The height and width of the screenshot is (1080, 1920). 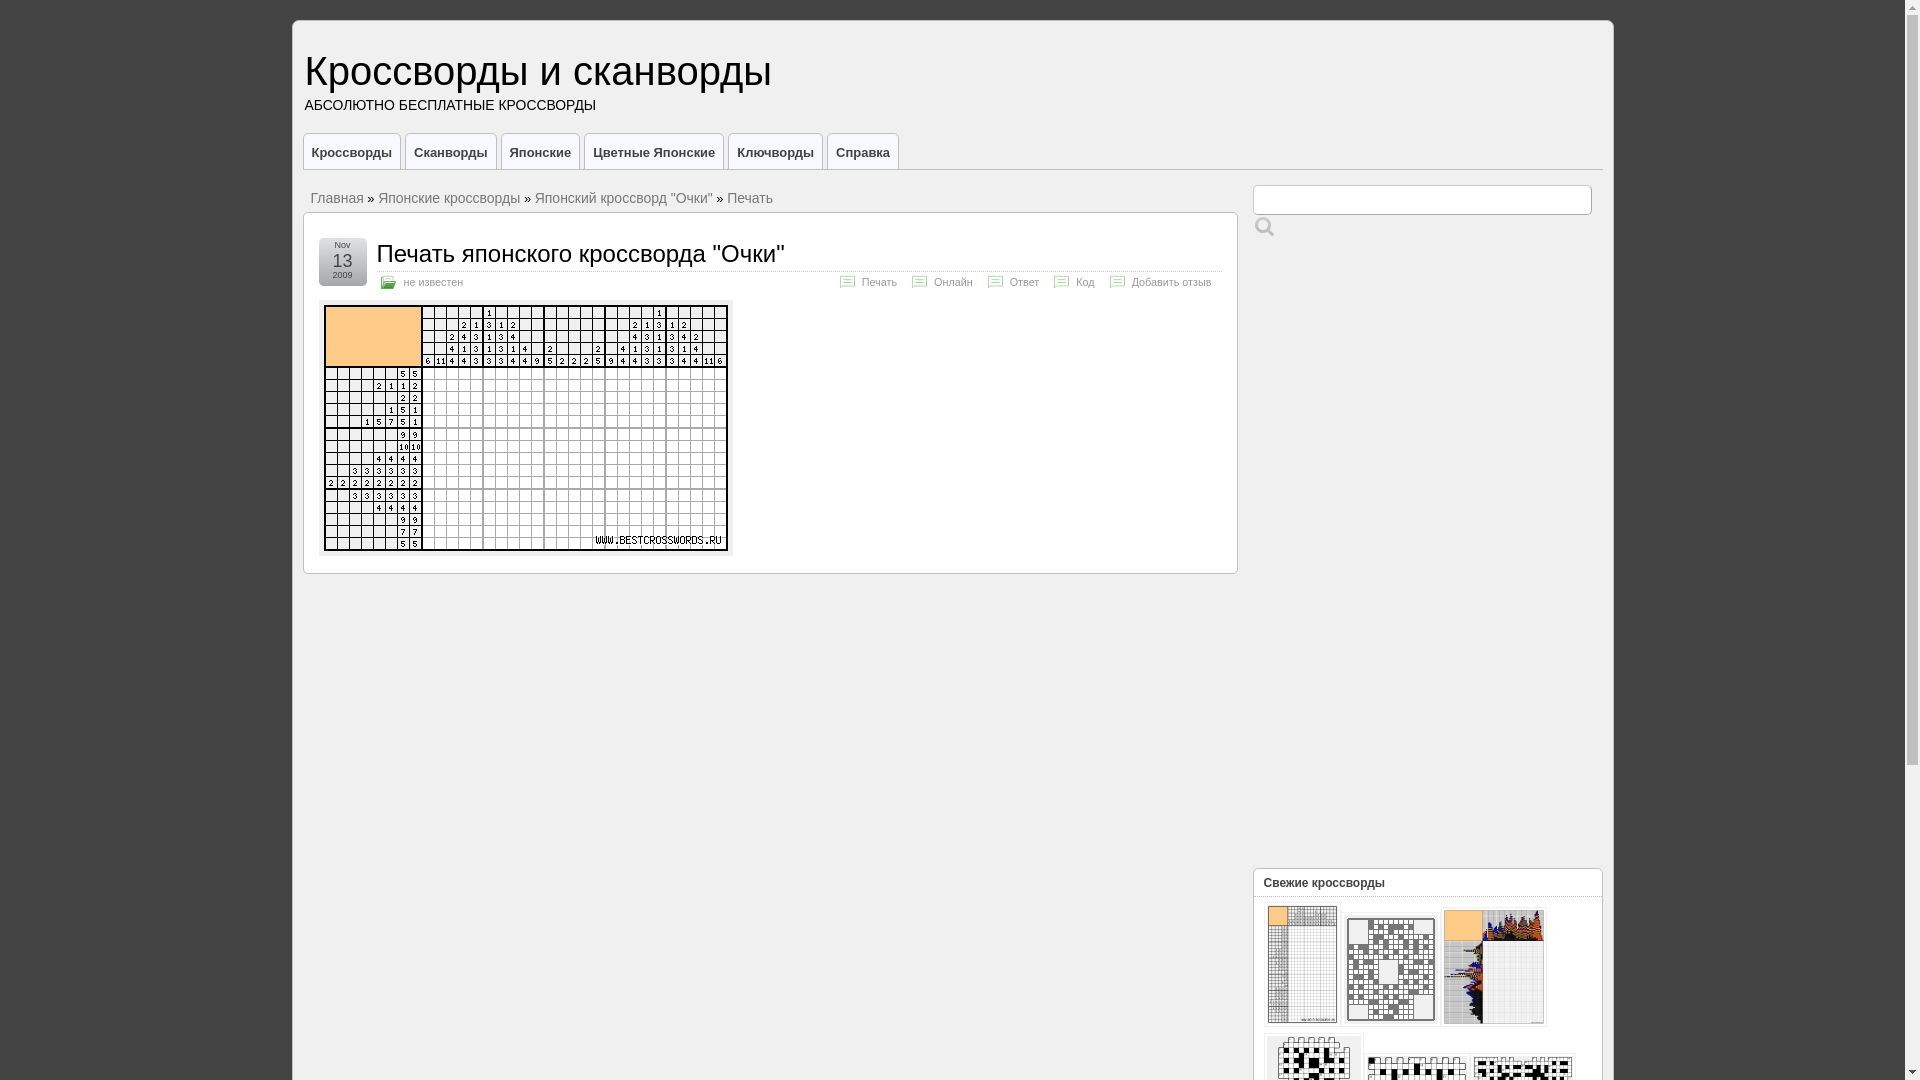 What do you see at coordinates (1567, 149) in the screenshot?
I see `'LiveJournal'` at bounding box center [1567, 149].